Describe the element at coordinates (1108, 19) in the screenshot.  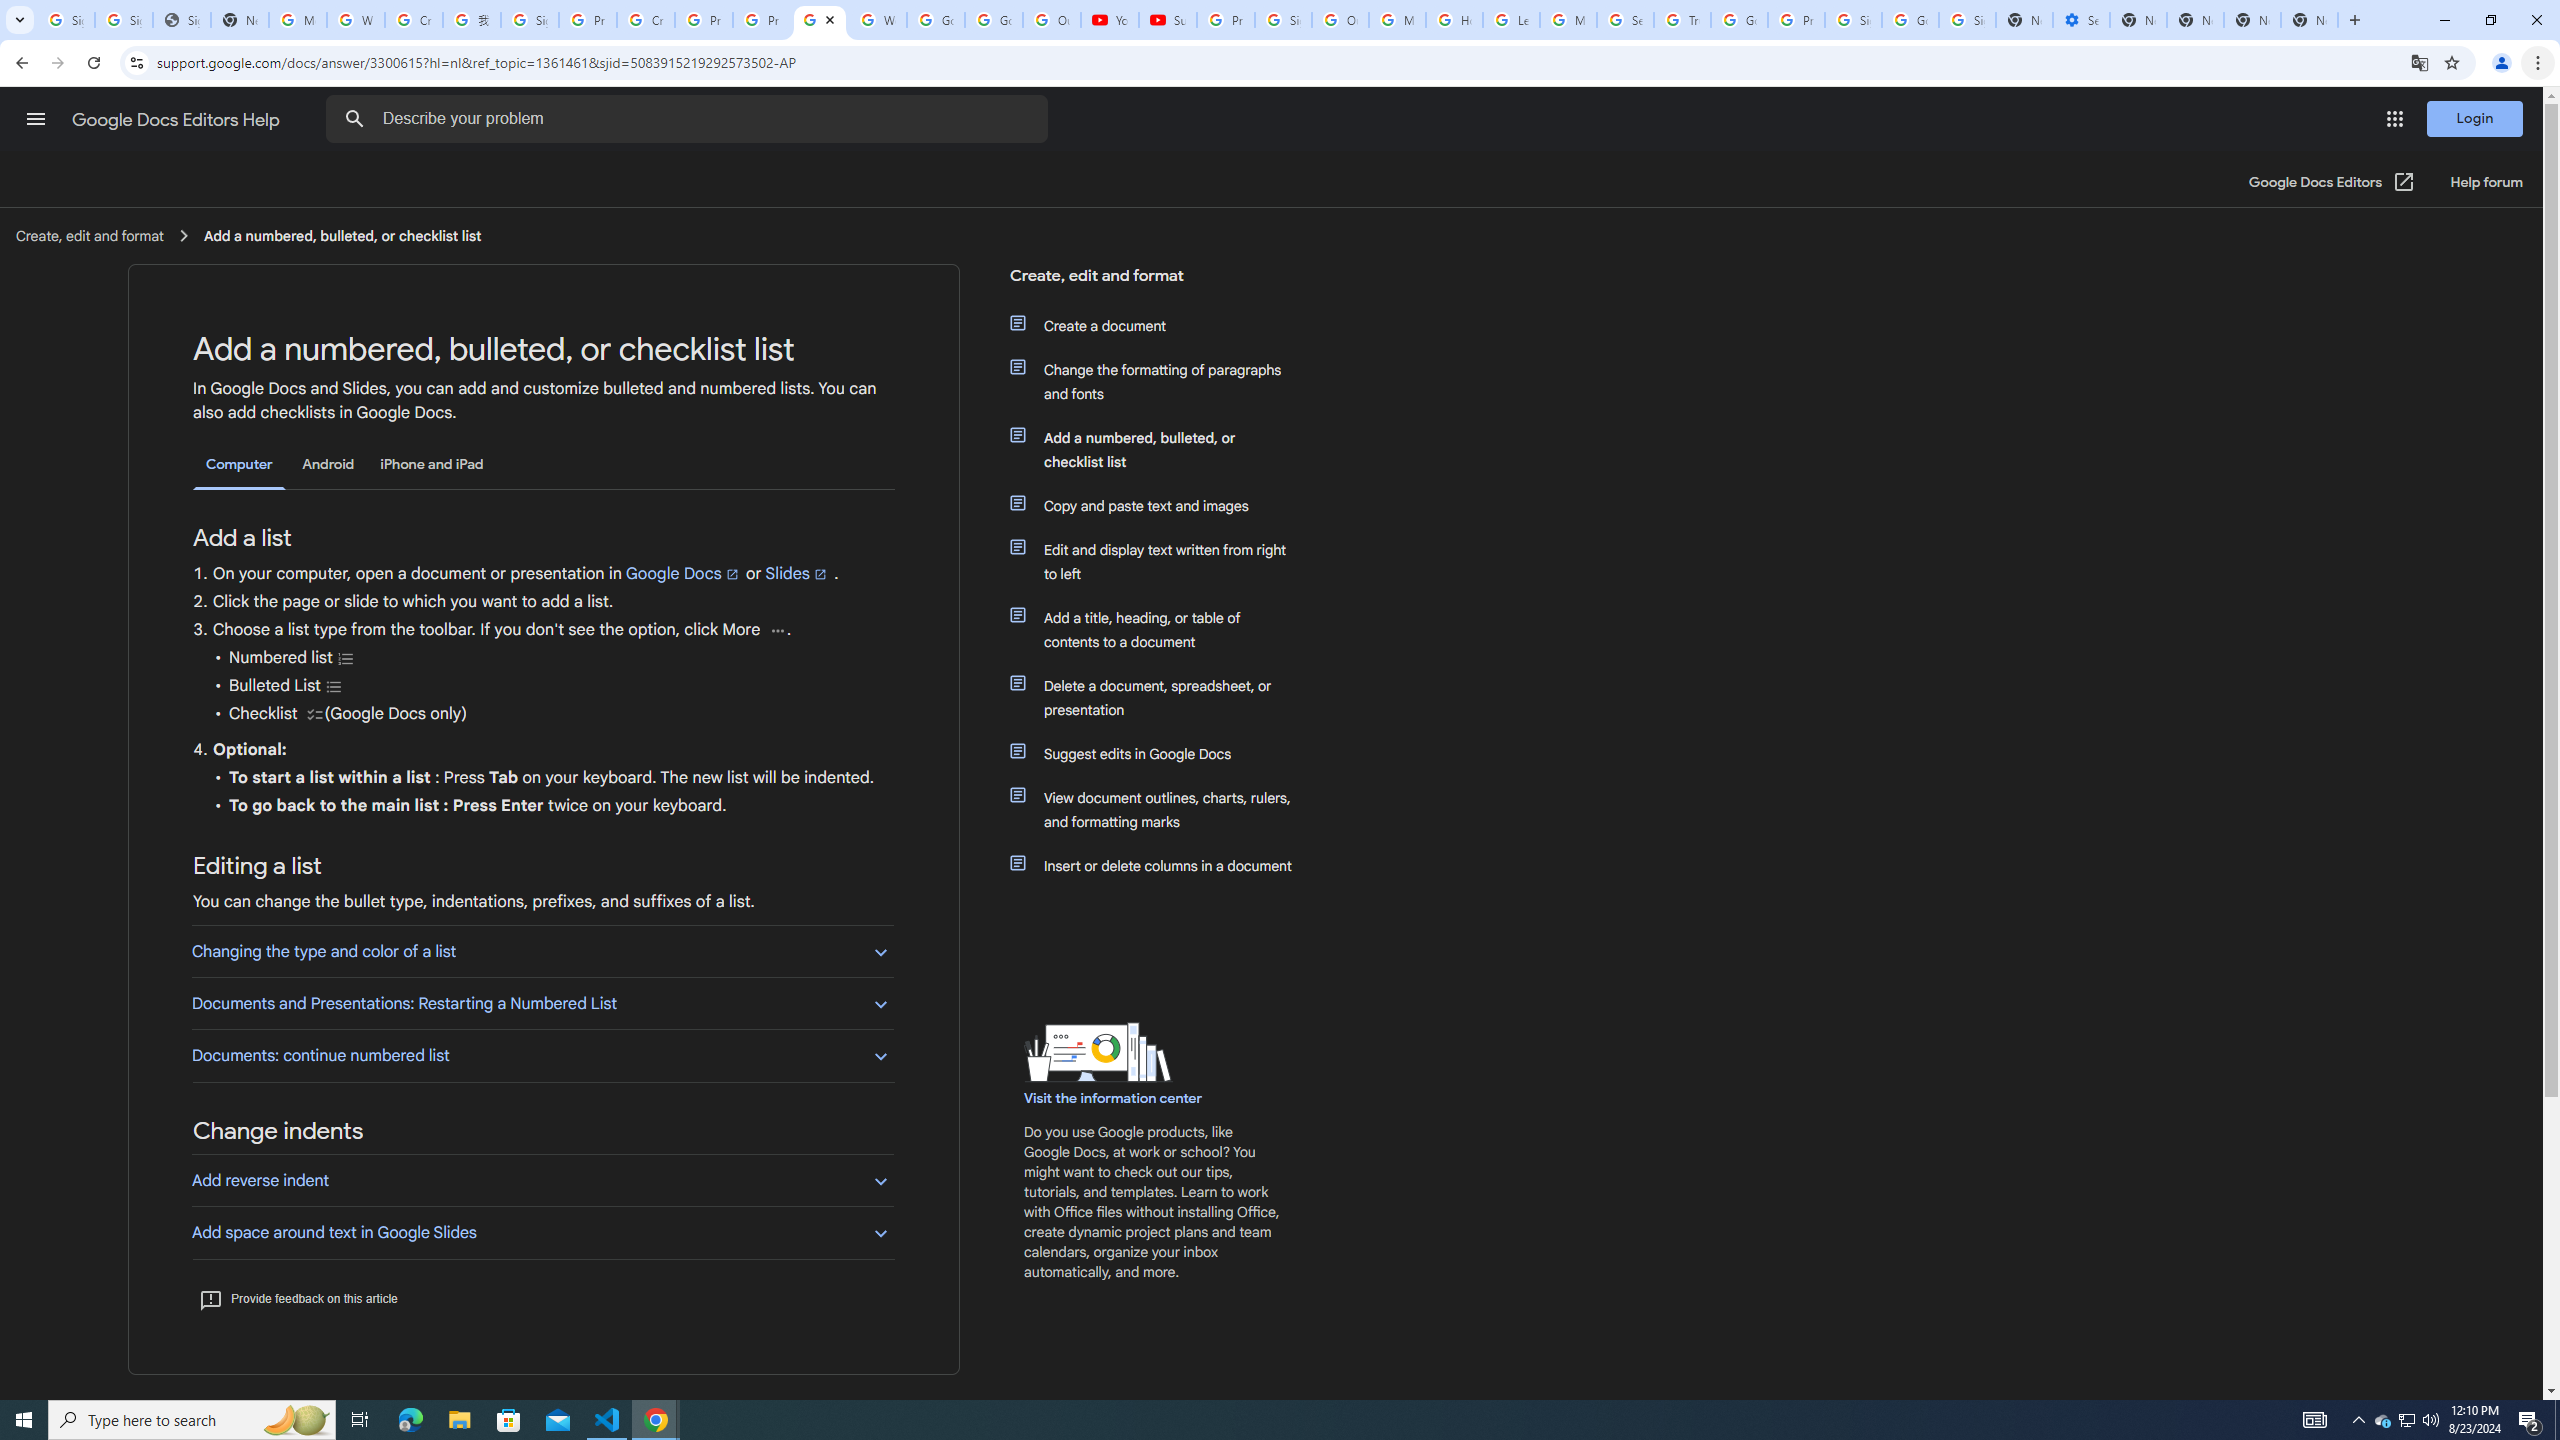
I see `'YouTube'` at that location.